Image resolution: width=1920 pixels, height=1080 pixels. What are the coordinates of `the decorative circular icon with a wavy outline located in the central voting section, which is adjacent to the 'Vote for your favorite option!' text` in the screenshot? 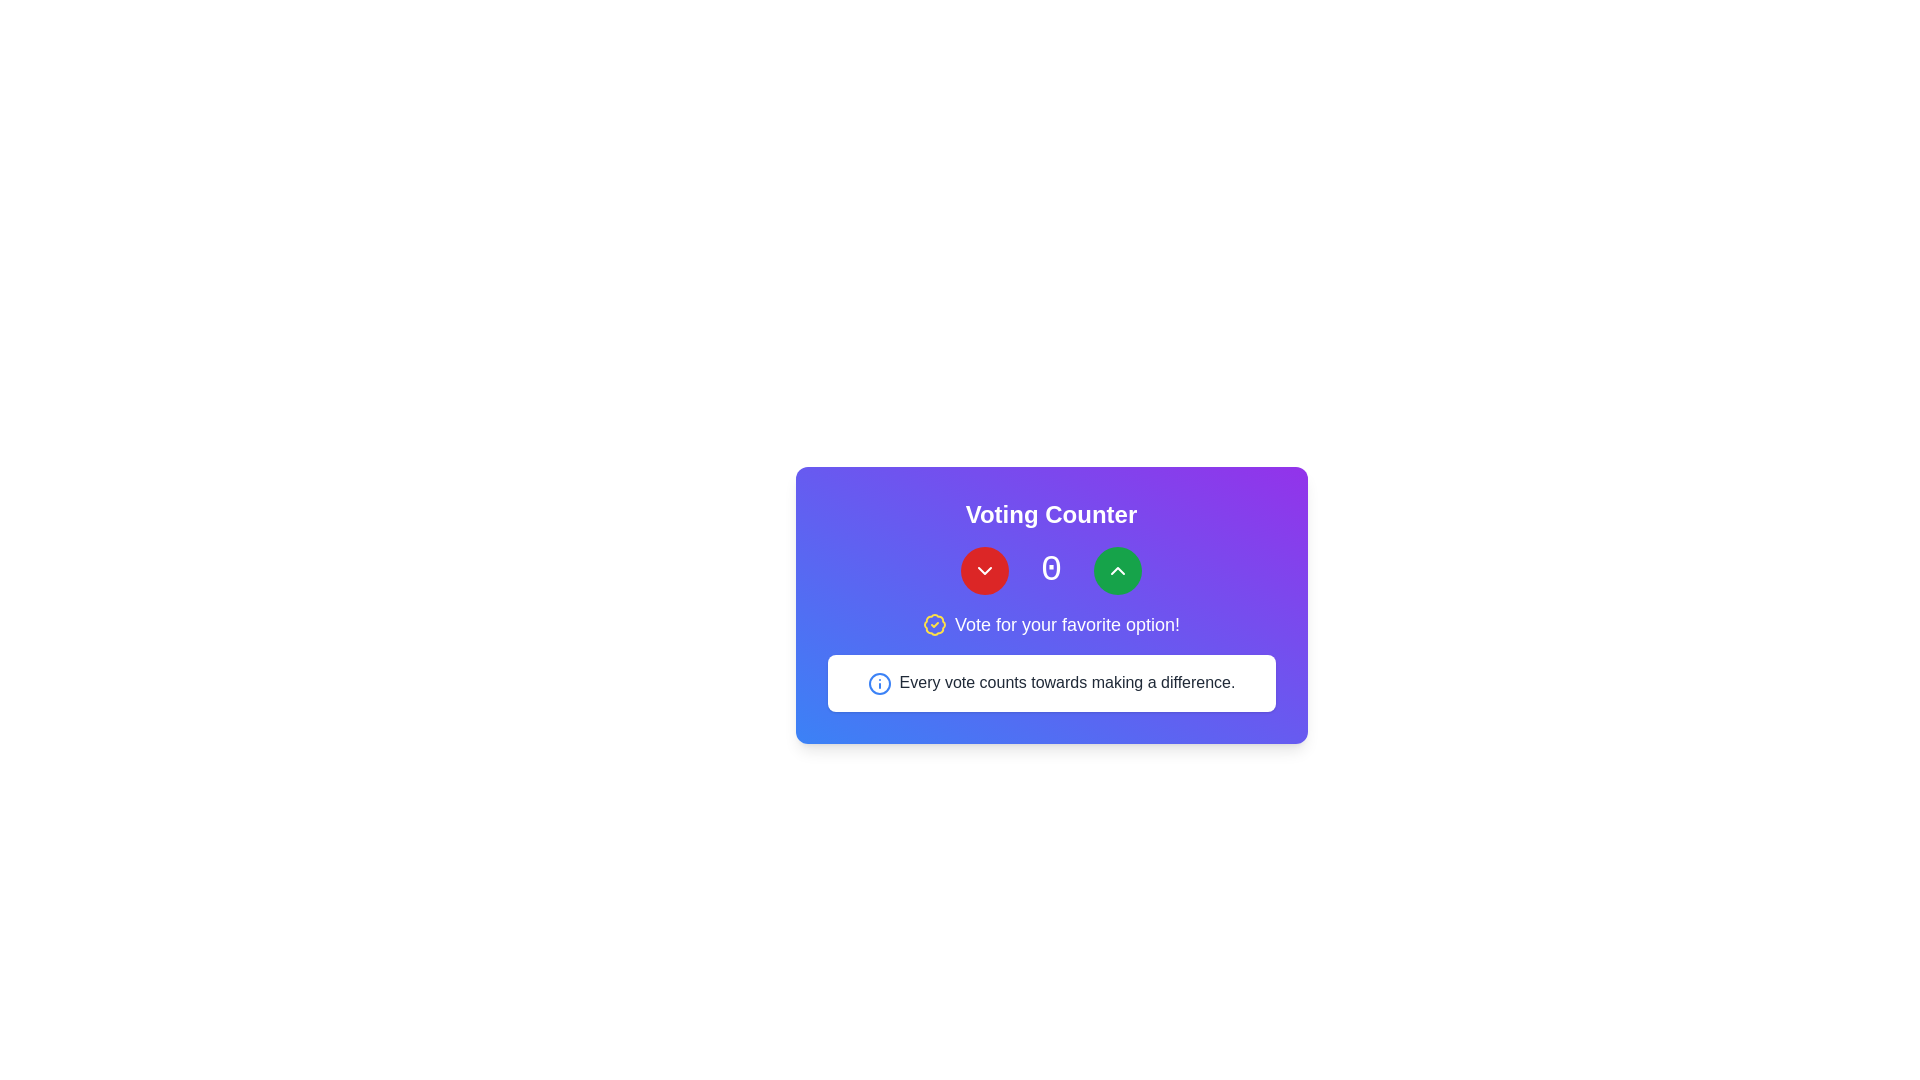 It's located at (933, 623).